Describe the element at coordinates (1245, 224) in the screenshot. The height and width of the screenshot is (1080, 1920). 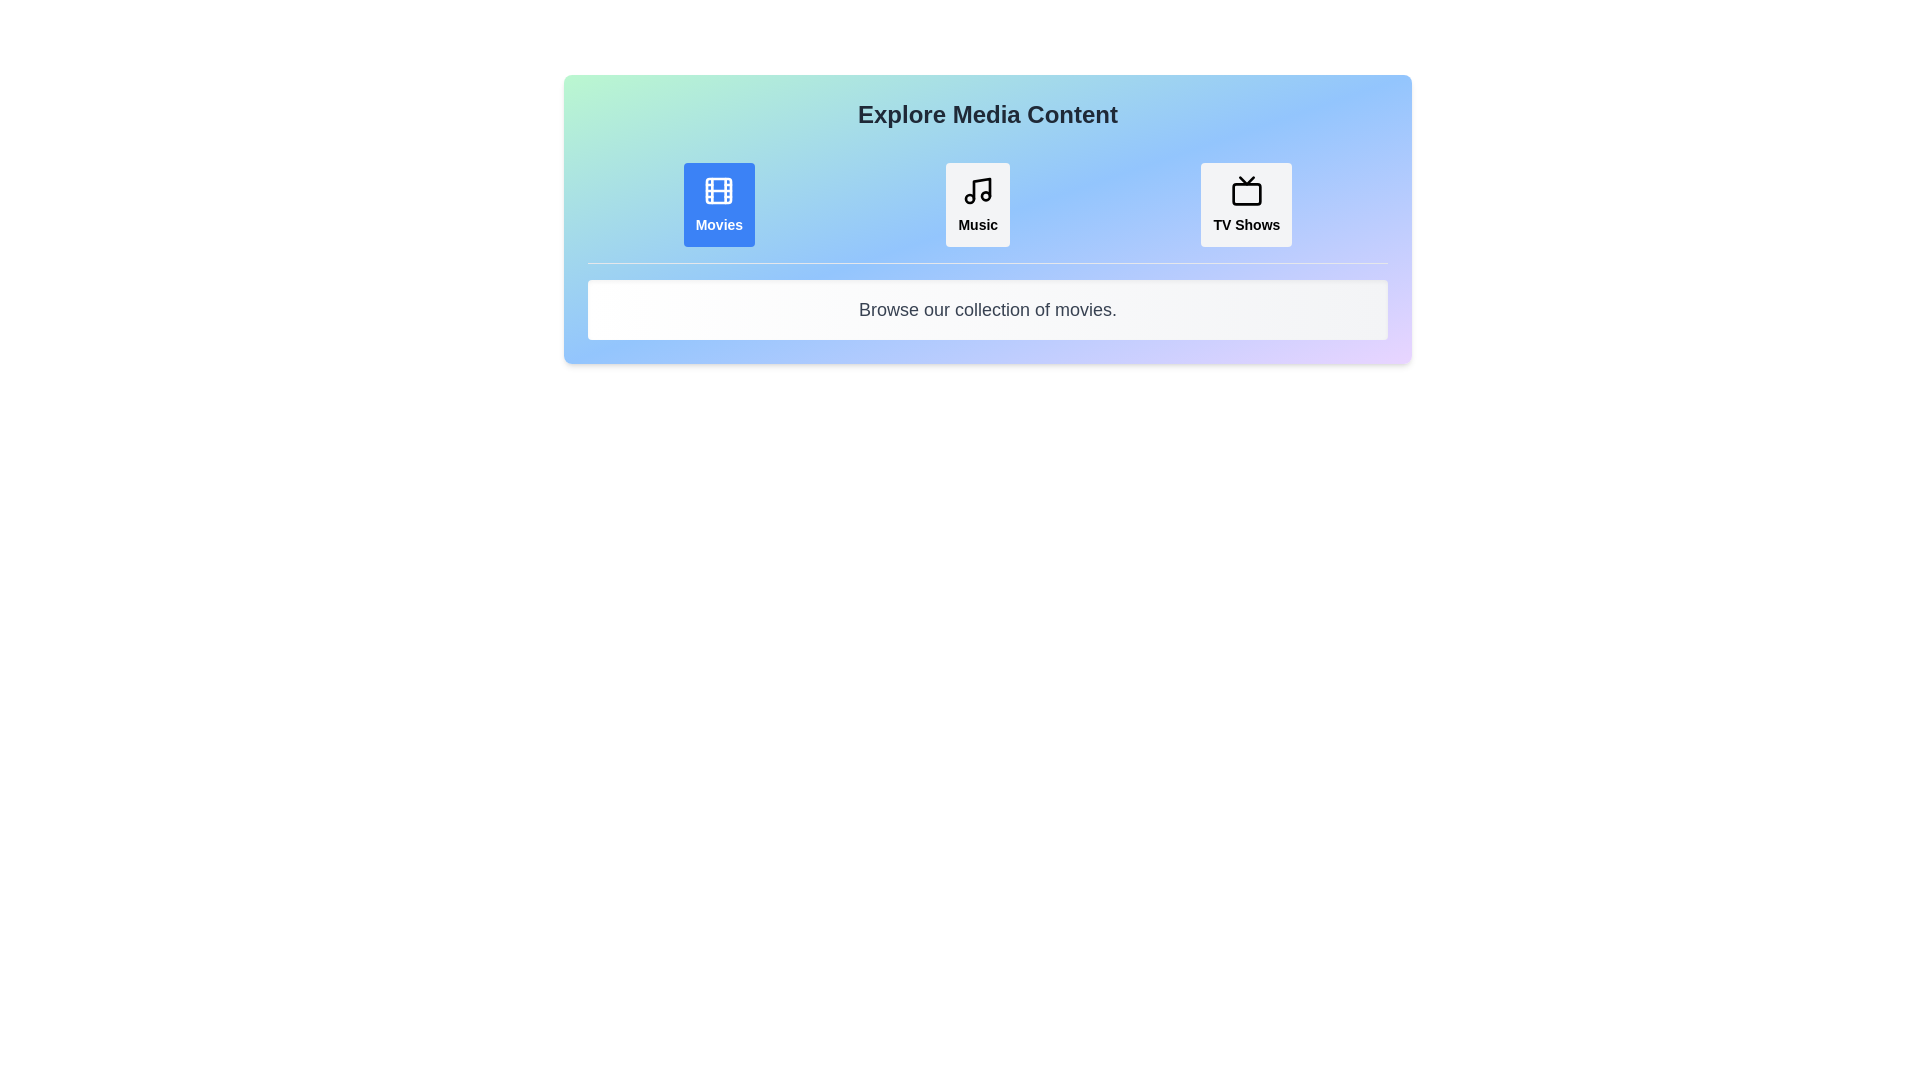
I see `the 'TV Shows' text label located beneath the television icon in the horizontal navigation bar, which serves as a descriptor for the section` at that location.